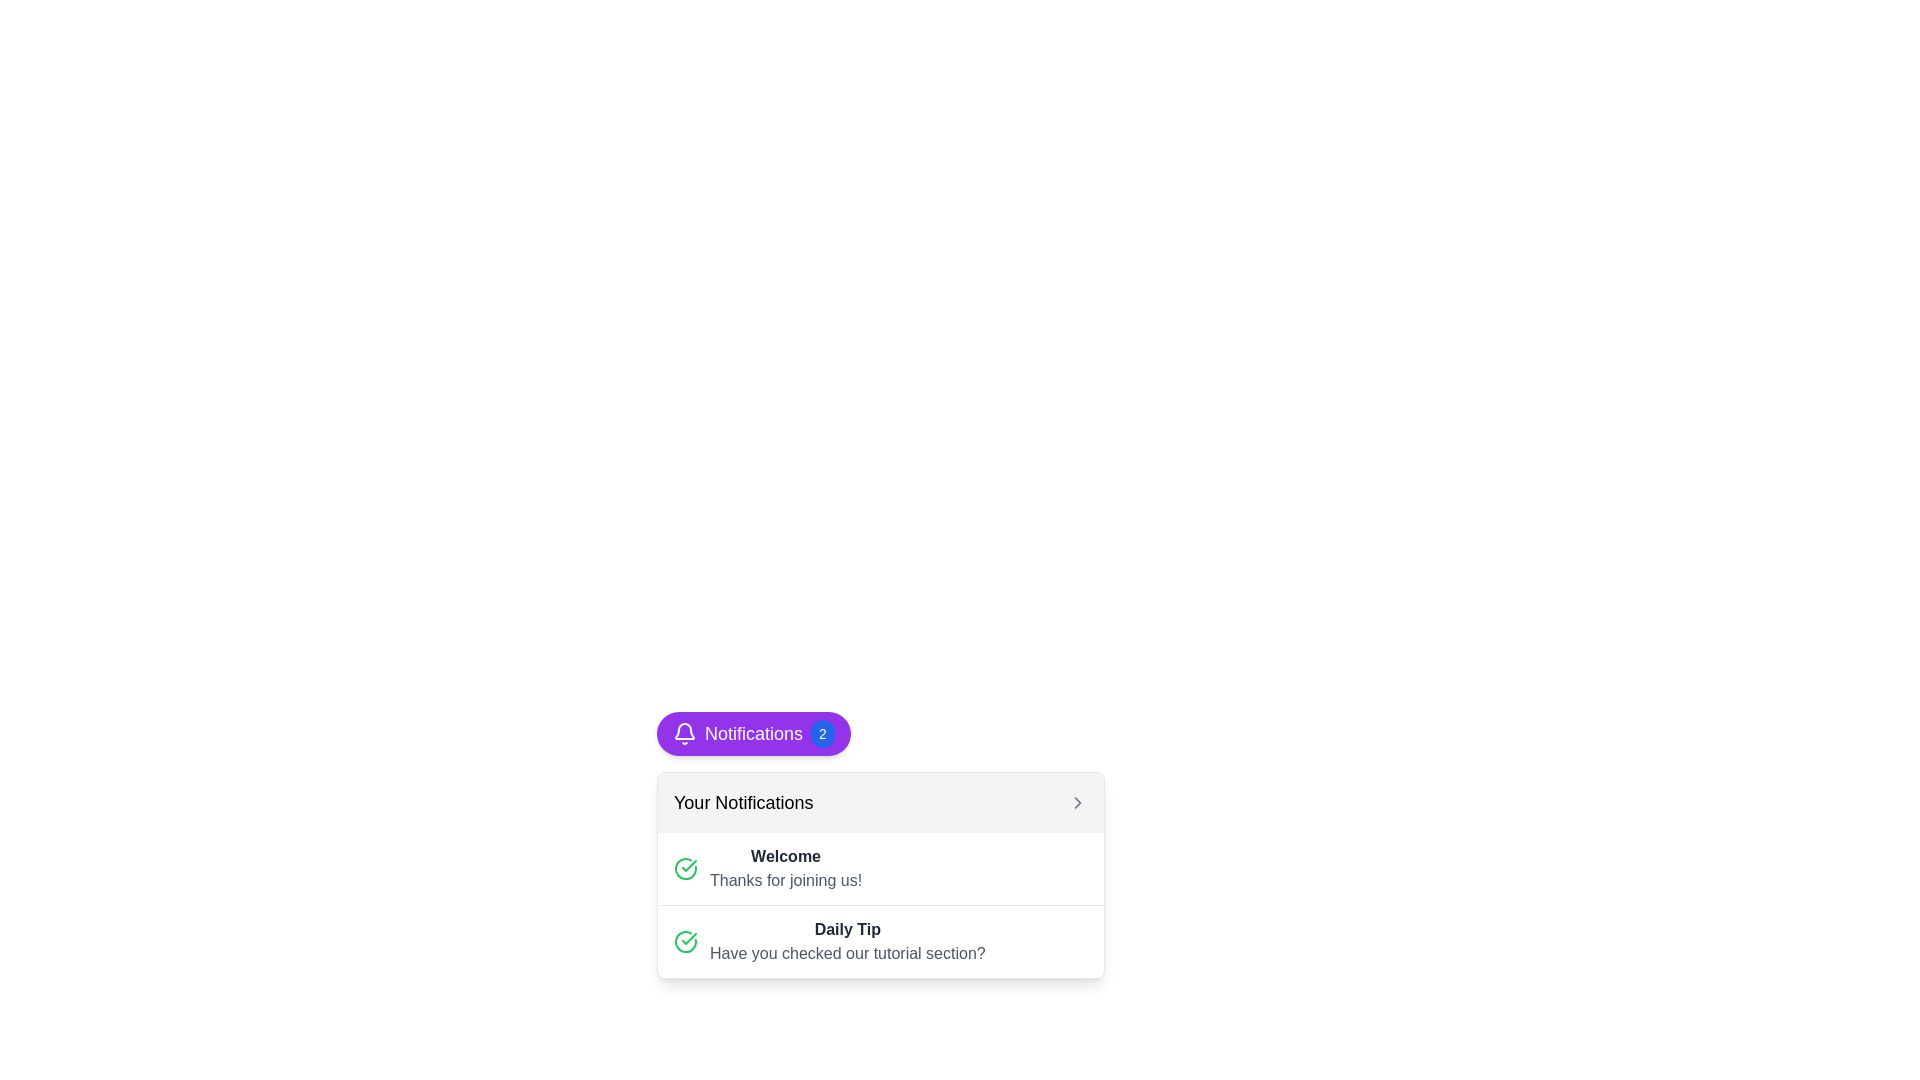  Describe the element at coordinates (847, 941) in the screenshot. I see `the static notification text block located beneath the 'Welcome' notification in the dropdown panel` at that location.